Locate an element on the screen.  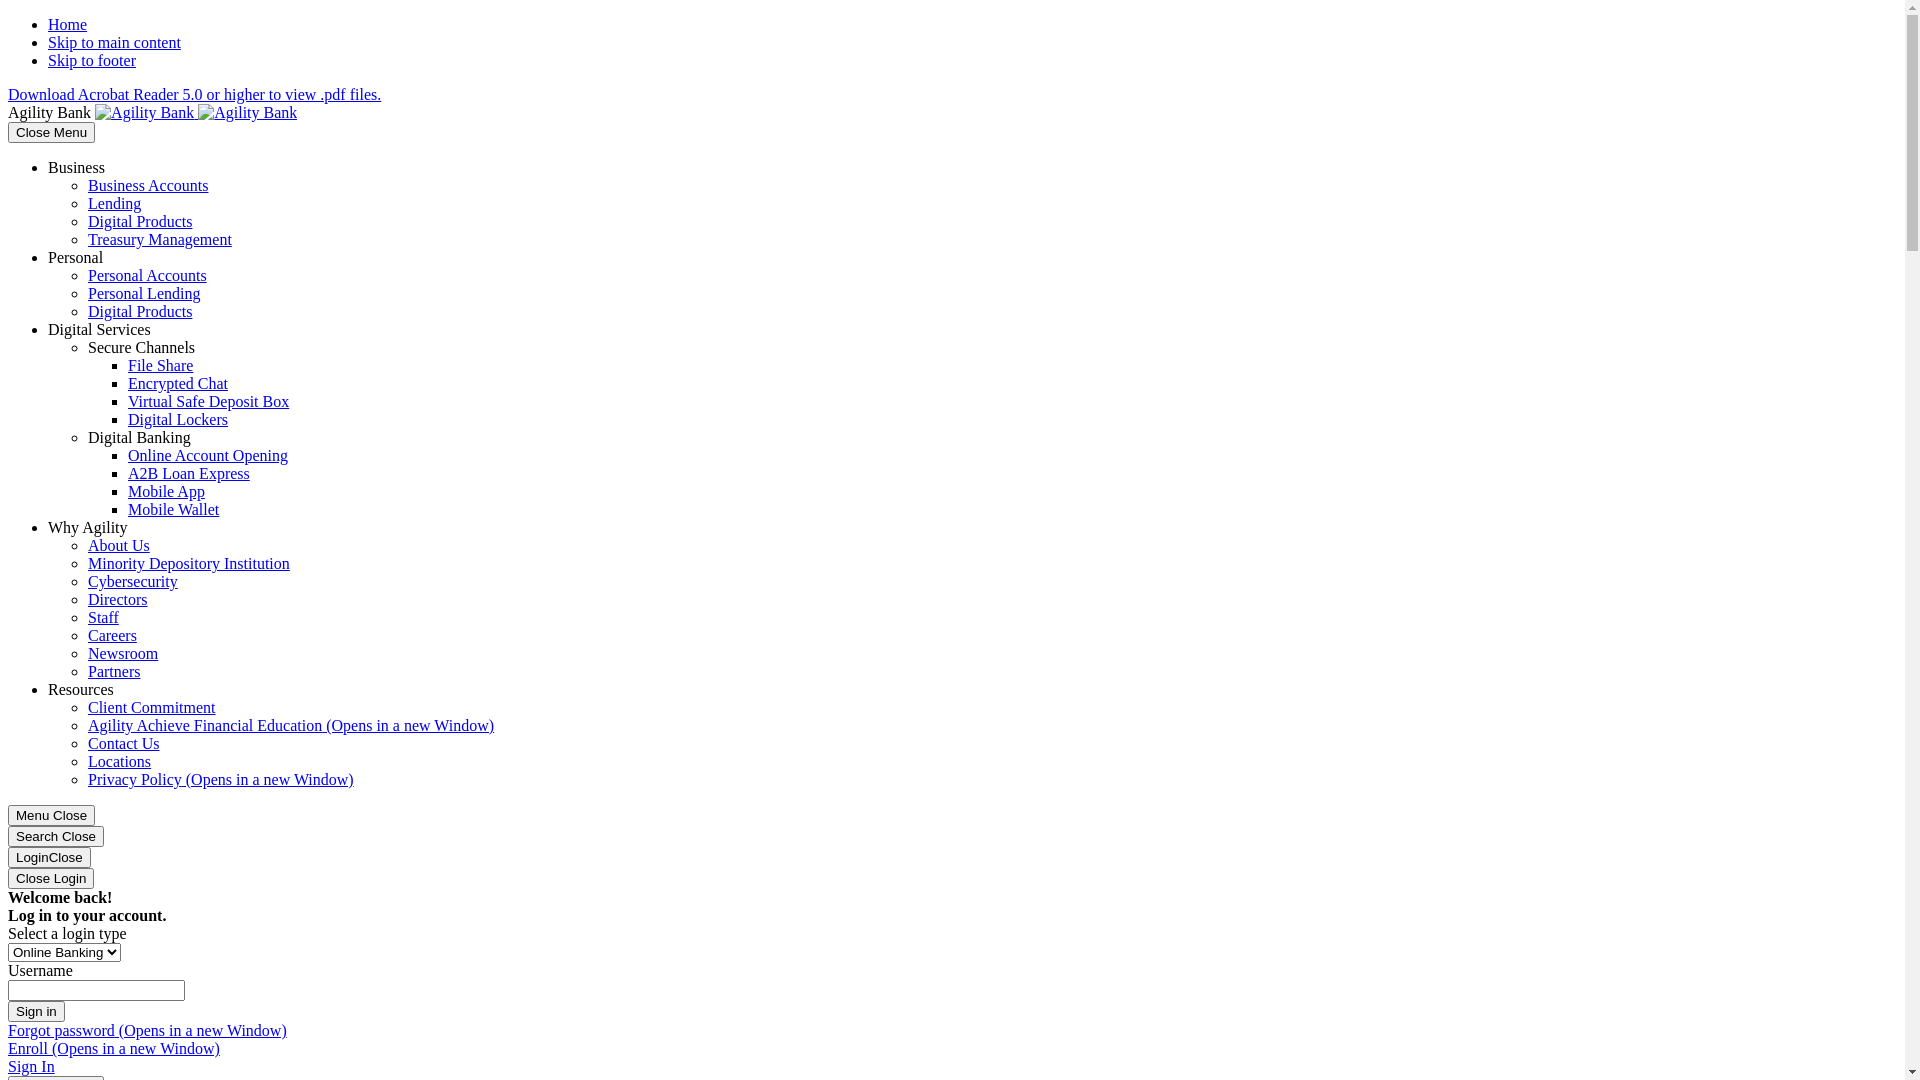
'File Share' is located at coordinates (160, 365).